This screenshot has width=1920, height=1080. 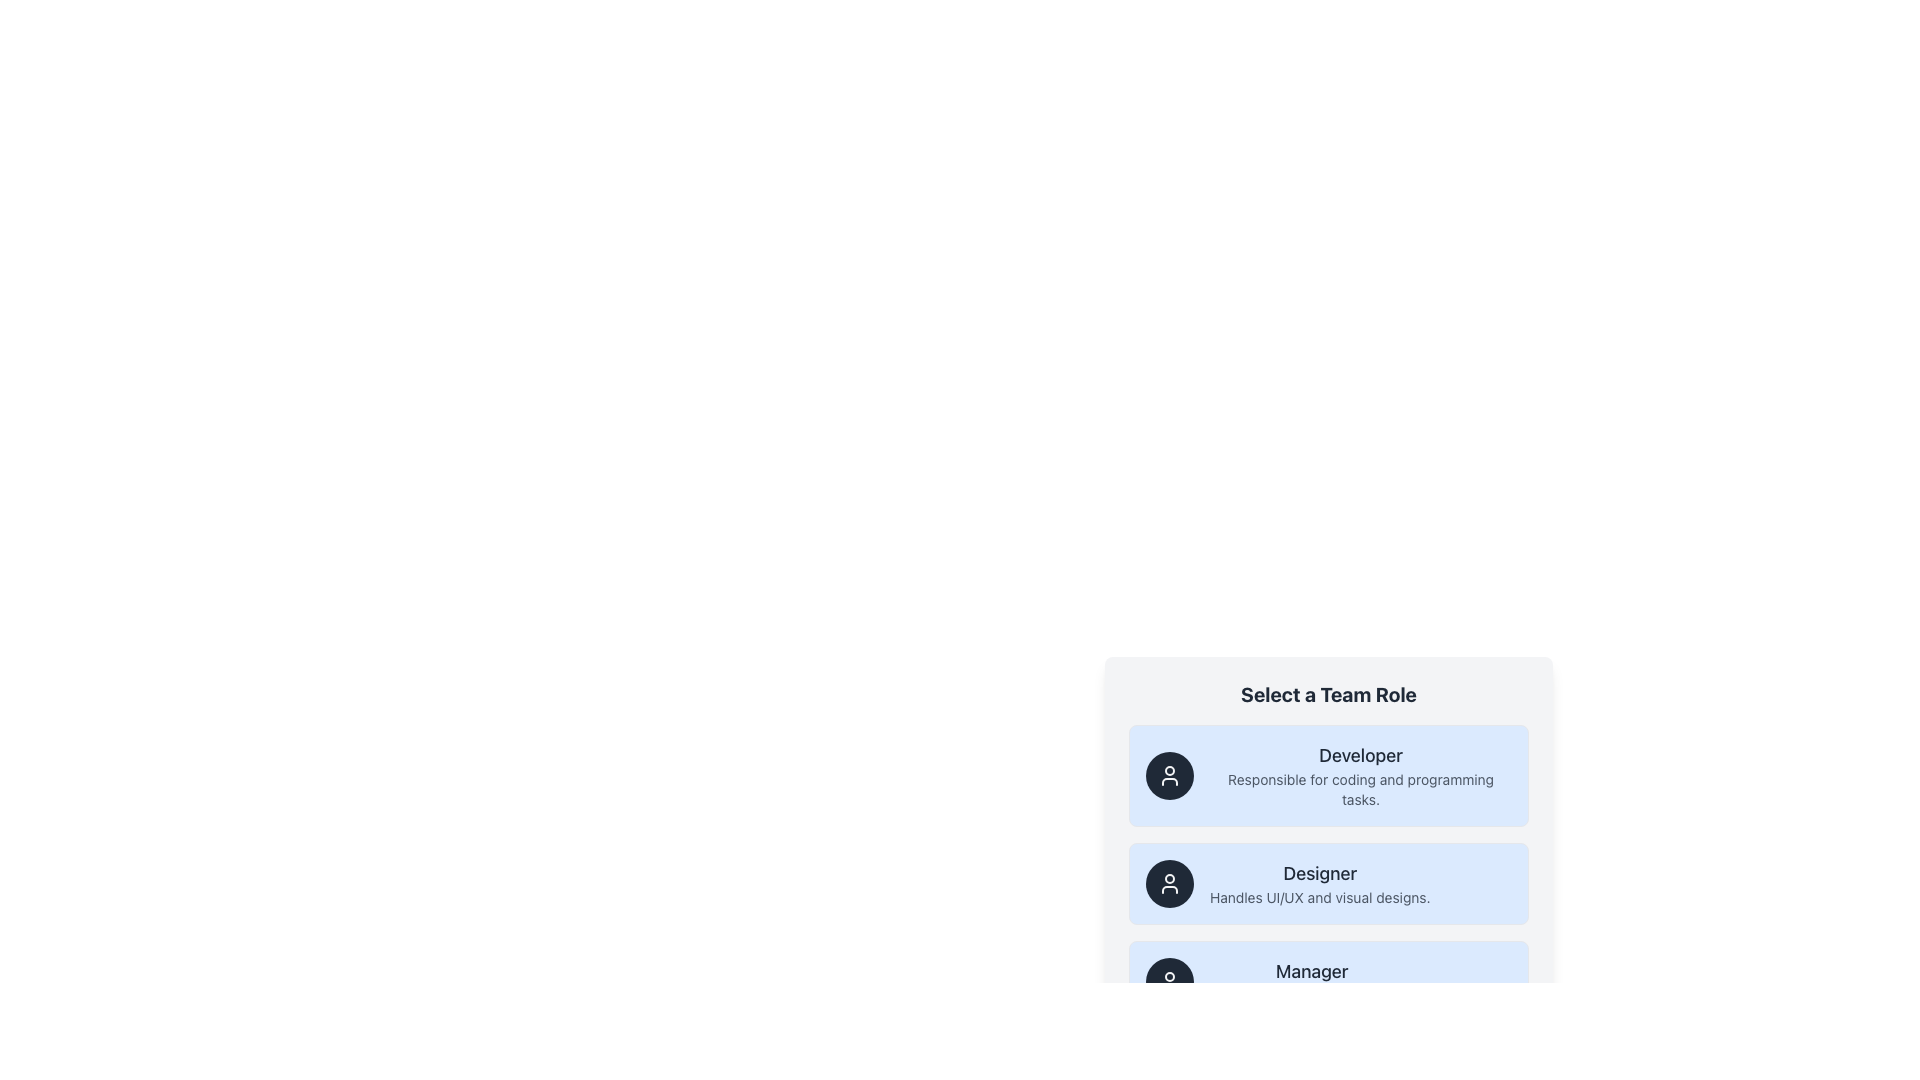 What do you see at coordinates (1312, 971) in the screenshot?
I see `the bold, dark gray text label displaying 'Manager', which is positioned beneath the 'Designer' entry and above its role description` at bounding box center [1312, 971].